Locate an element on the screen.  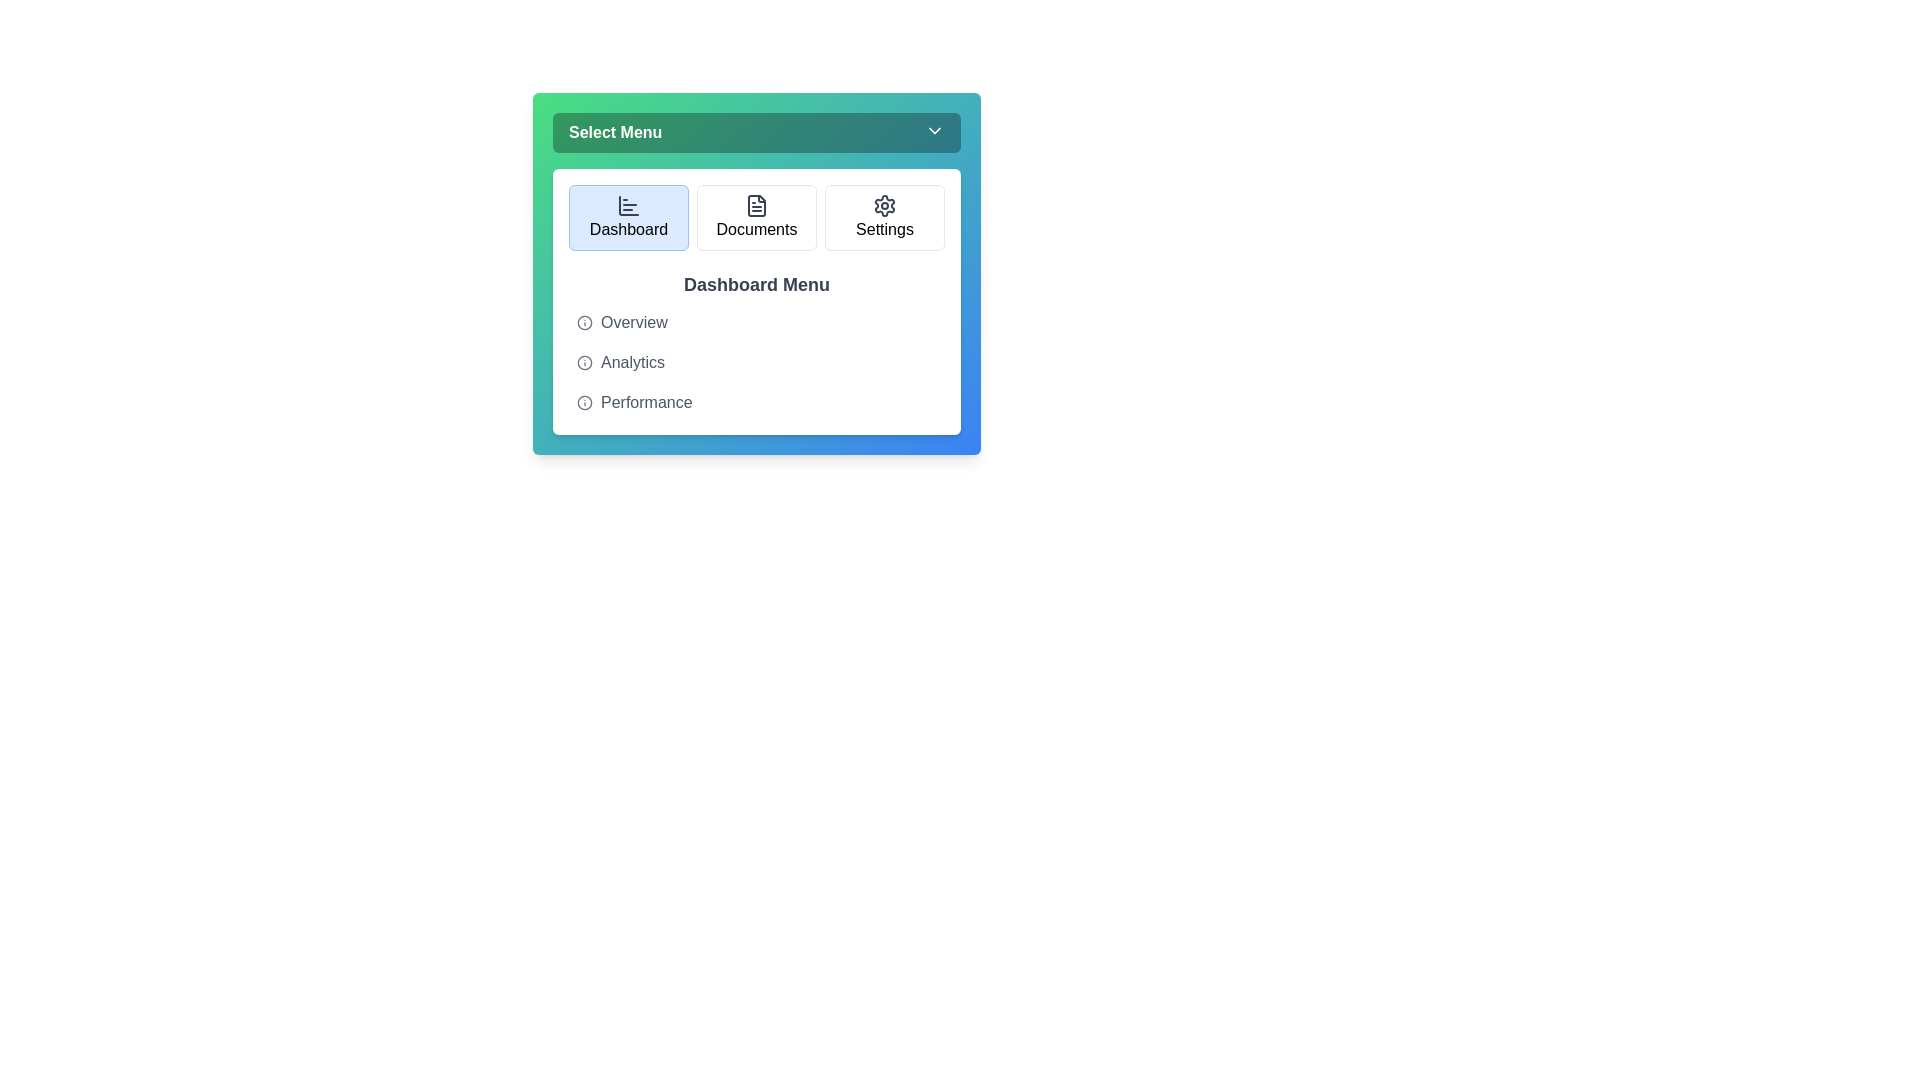
the third menu item labeled 'Performance' in the 'Dashboard Menu' is located at coordinates (756, 402).